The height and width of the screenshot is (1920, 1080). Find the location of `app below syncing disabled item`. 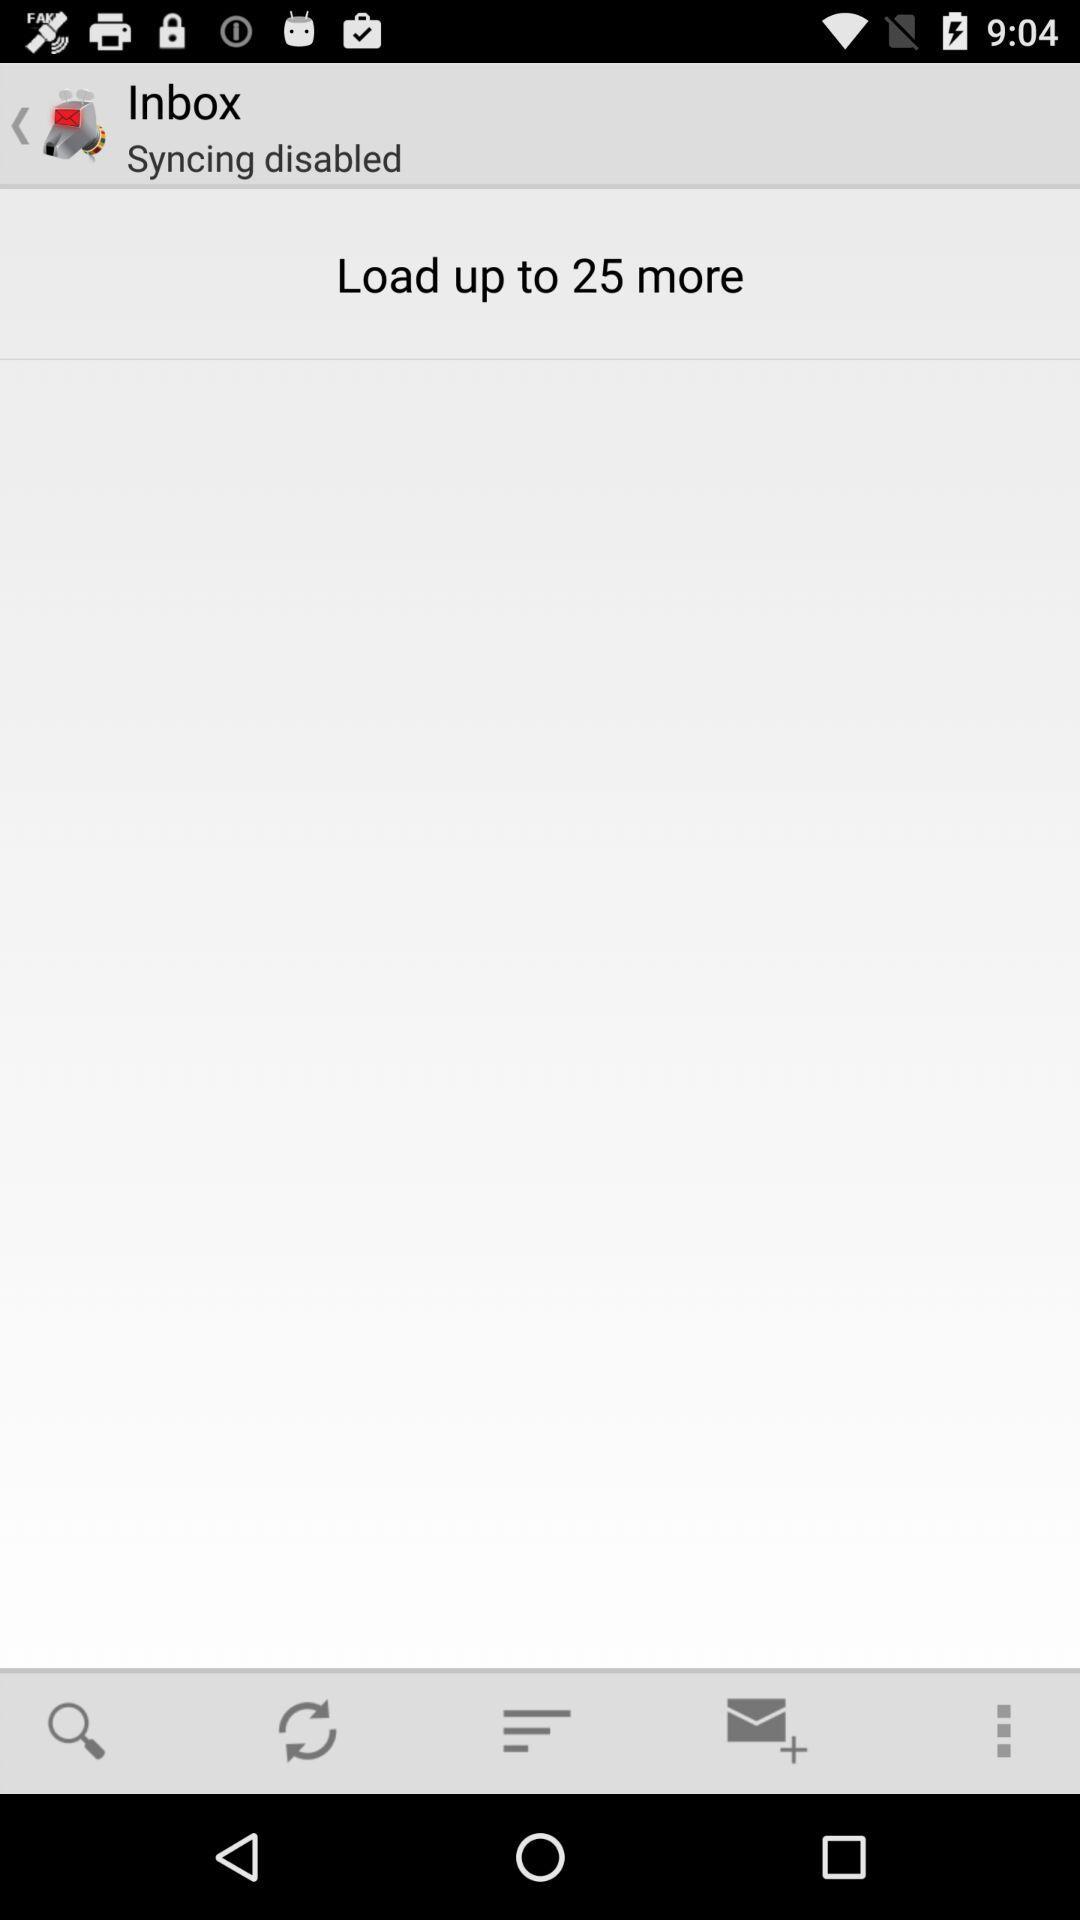

app below syncing disabled item is located at coordinates (96, 1730).